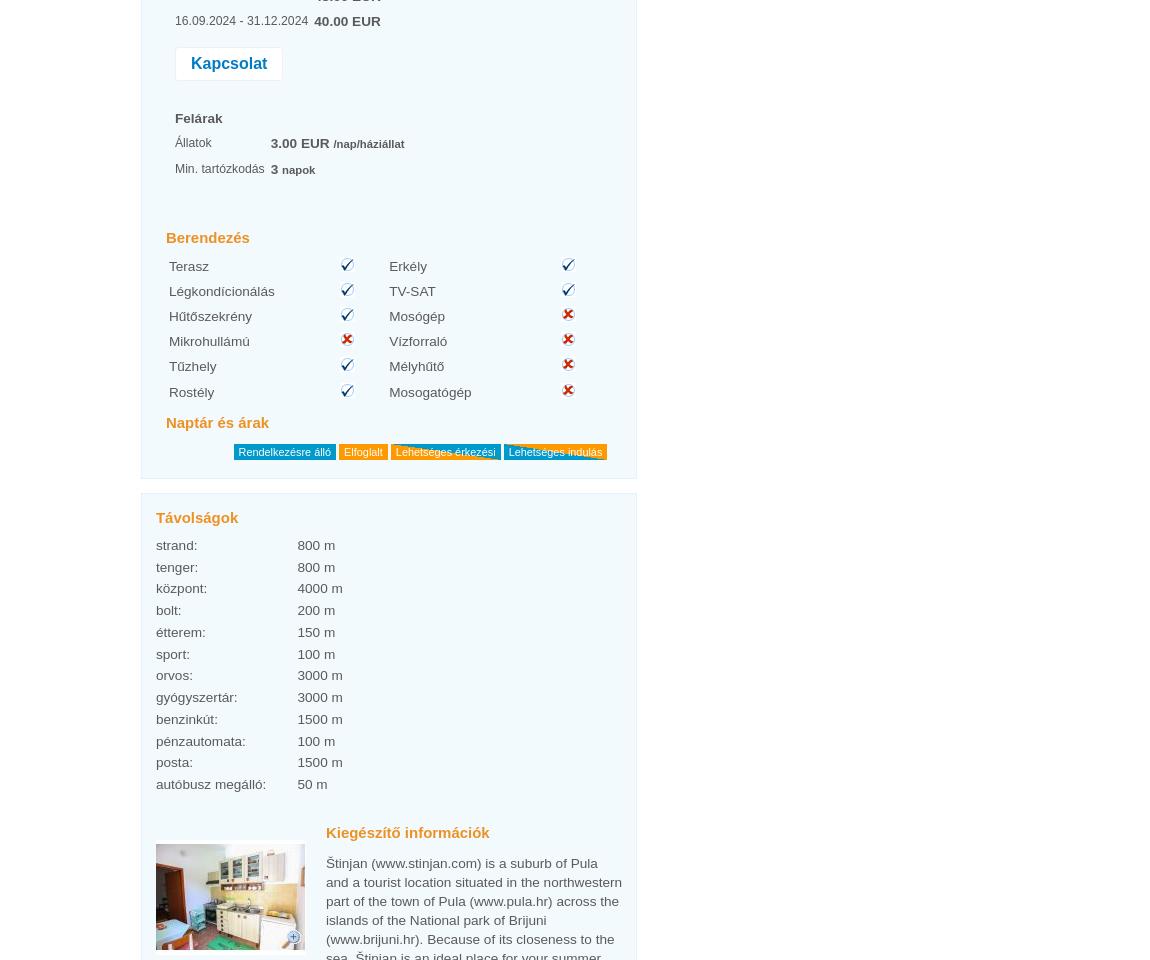 The width and height of the screenshot is (1150, 960). What do you see at coordinates (445, 117) in the screenshot?
I see `'Lehetséges érkezési'` at bounding box center [445, 117].